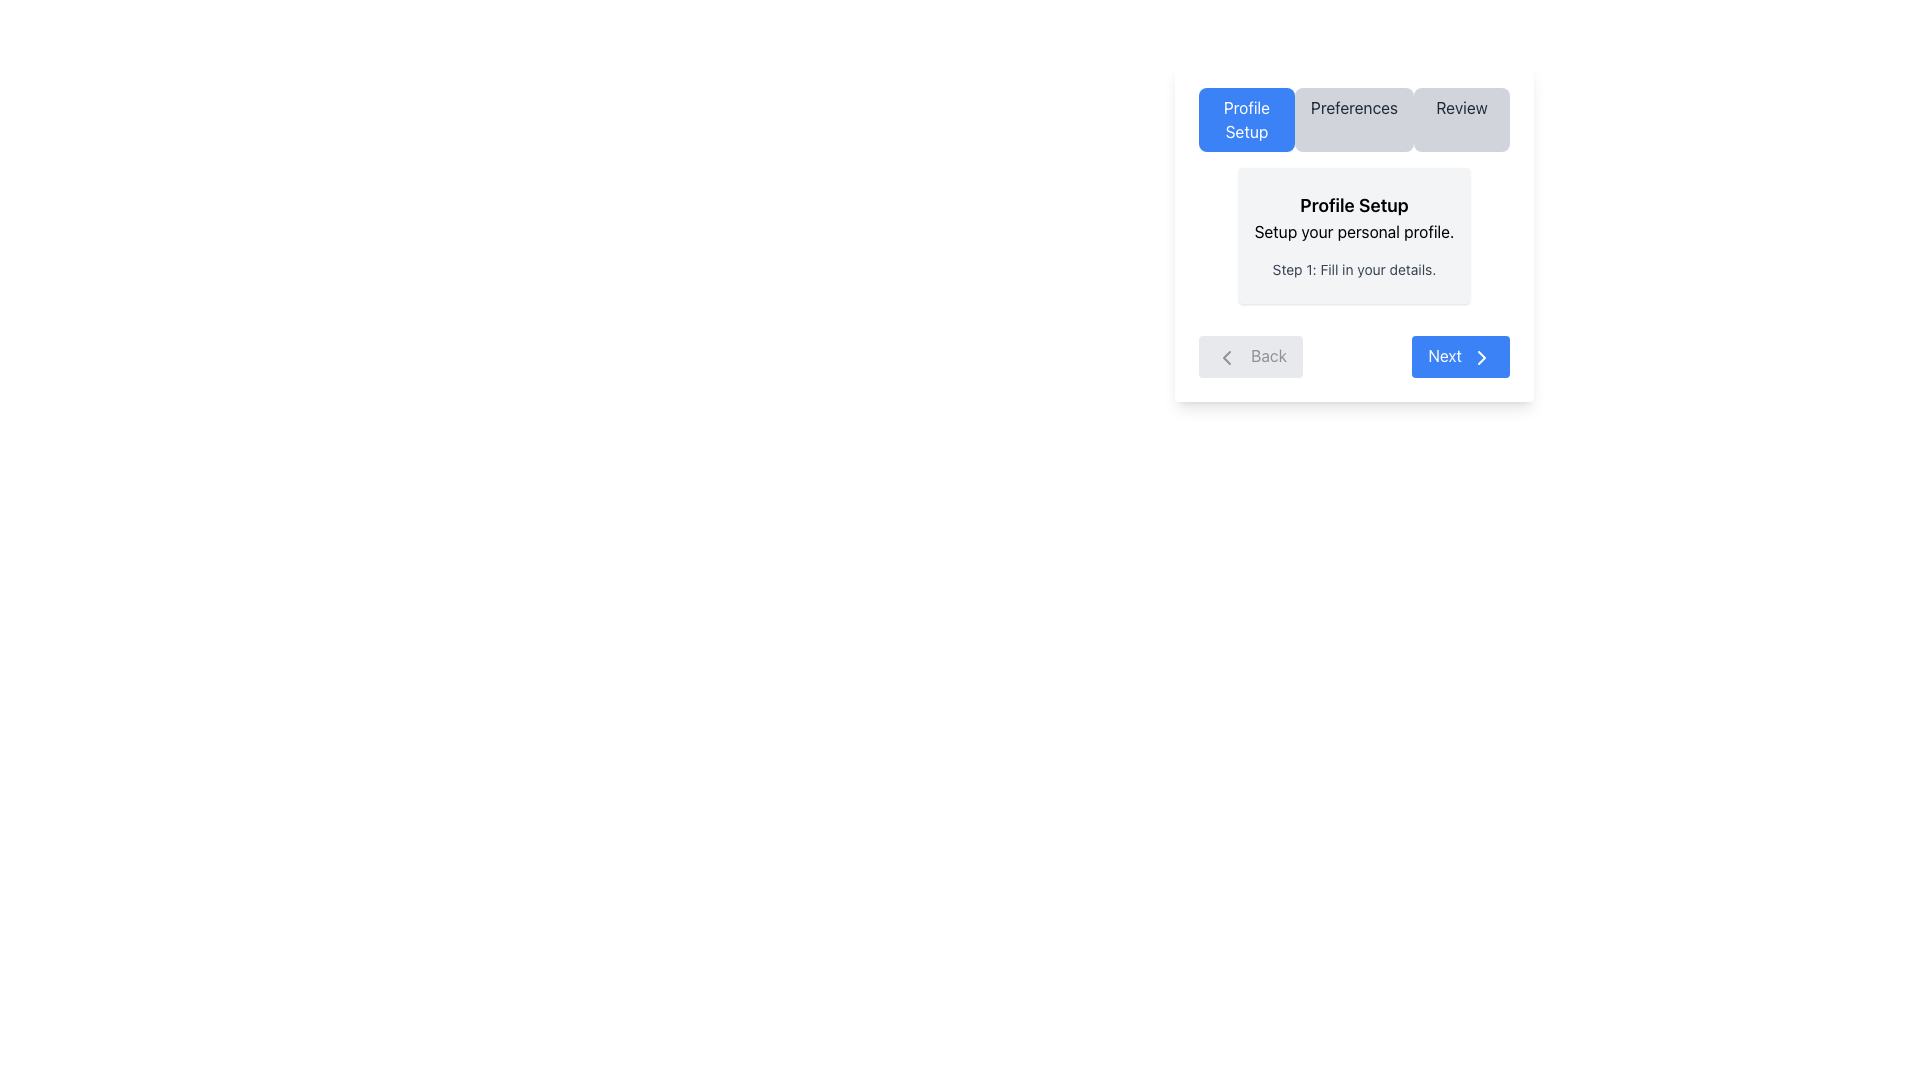  I want to click on the 'Preferences' tab in the Tab navigation component, so click(1354, 119).